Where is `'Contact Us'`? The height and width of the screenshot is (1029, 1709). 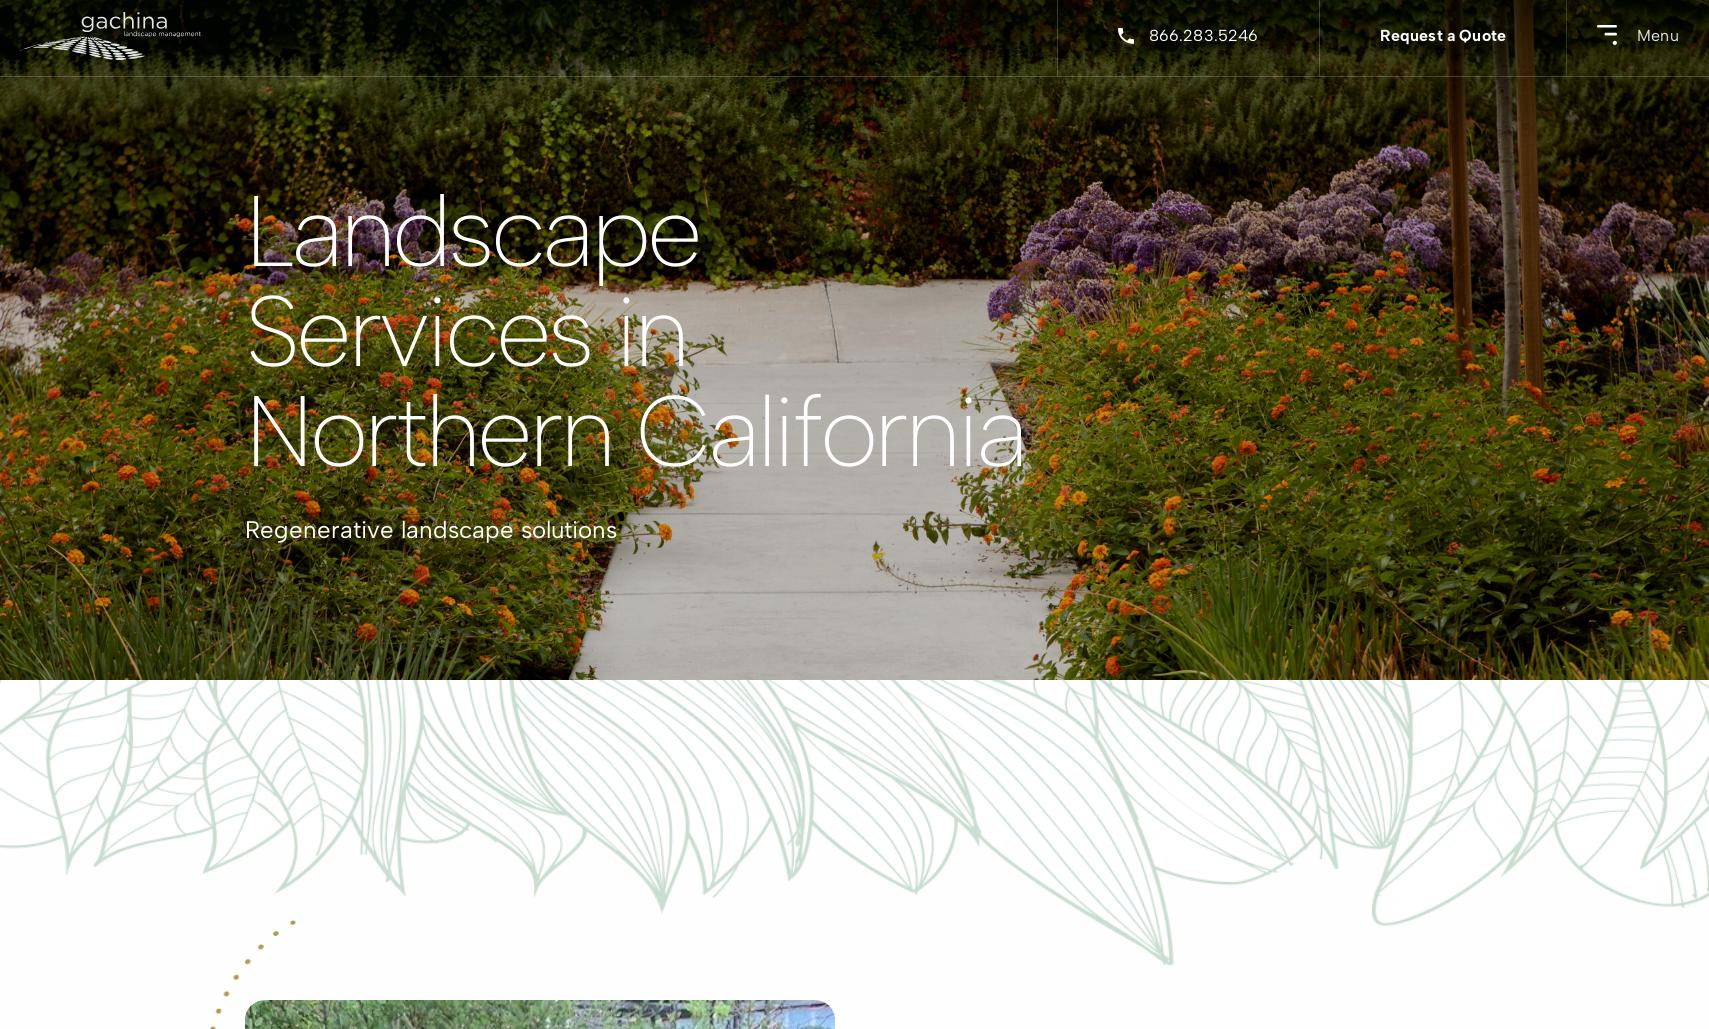 'Contact Us' is located at coordinates (283, 652).